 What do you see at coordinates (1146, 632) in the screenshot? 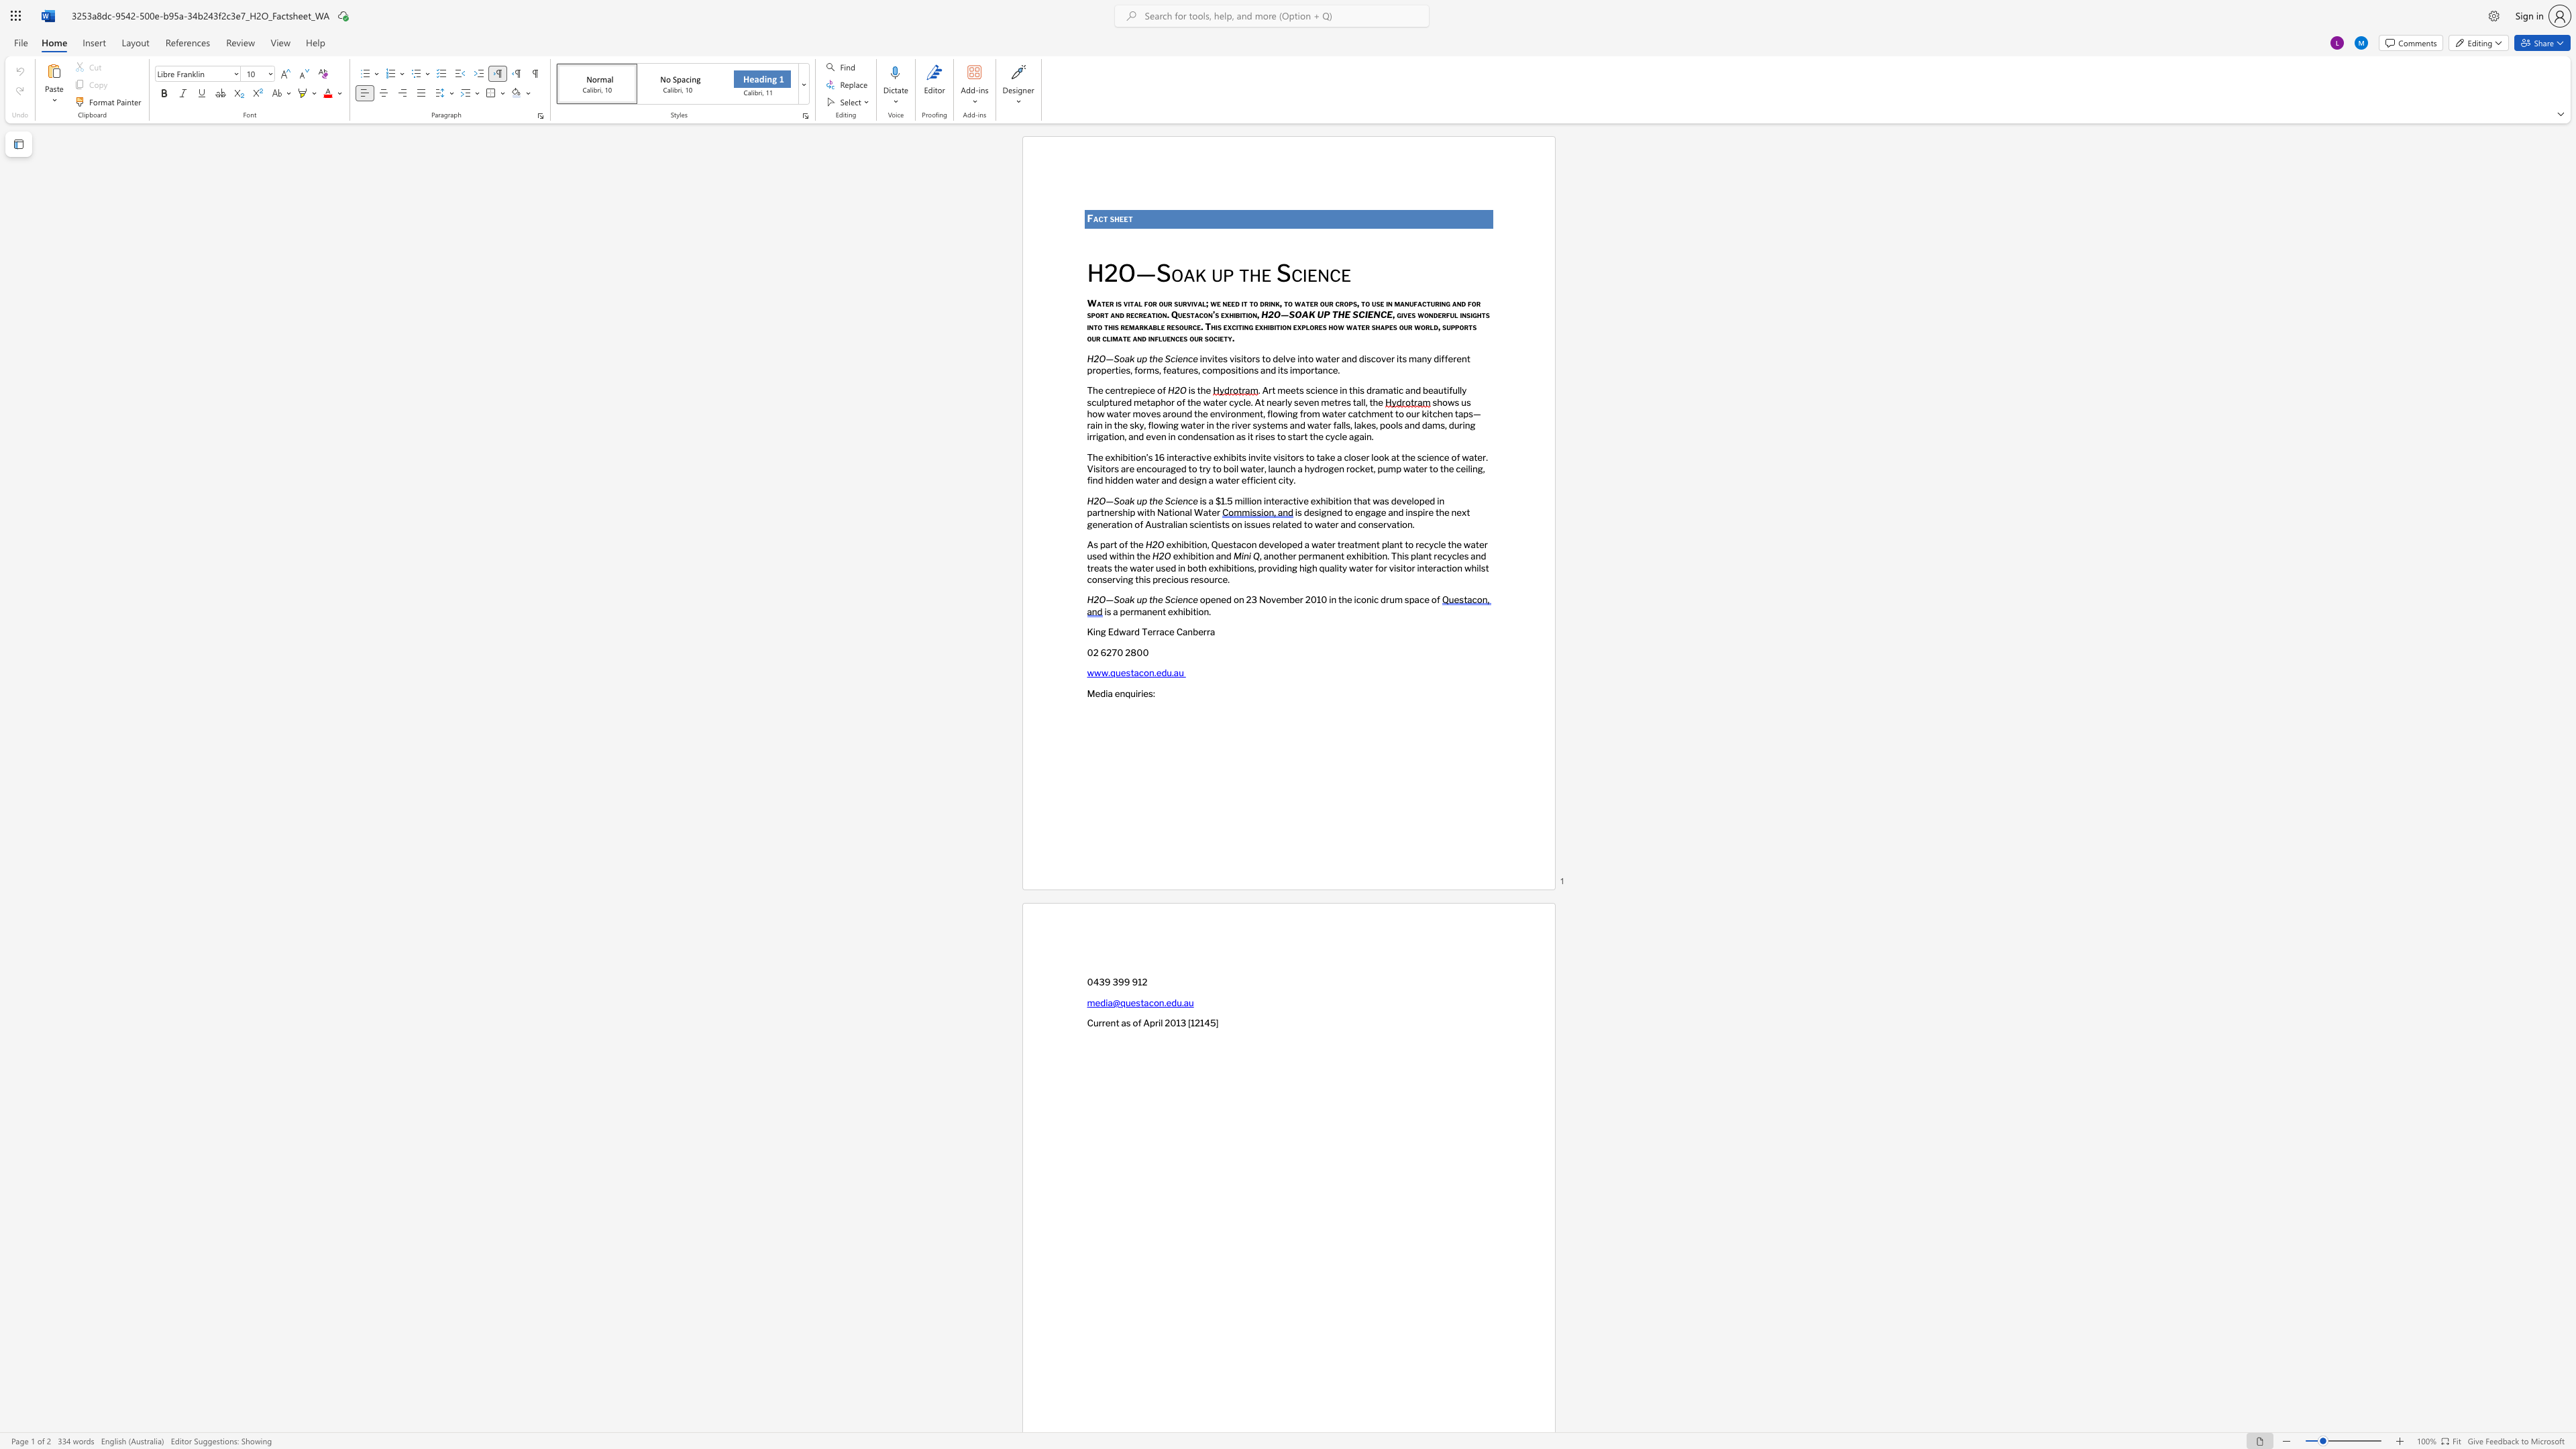
I see `the space between the continuous character "T" and "e" in the text` at bounding box center [1146, 632].